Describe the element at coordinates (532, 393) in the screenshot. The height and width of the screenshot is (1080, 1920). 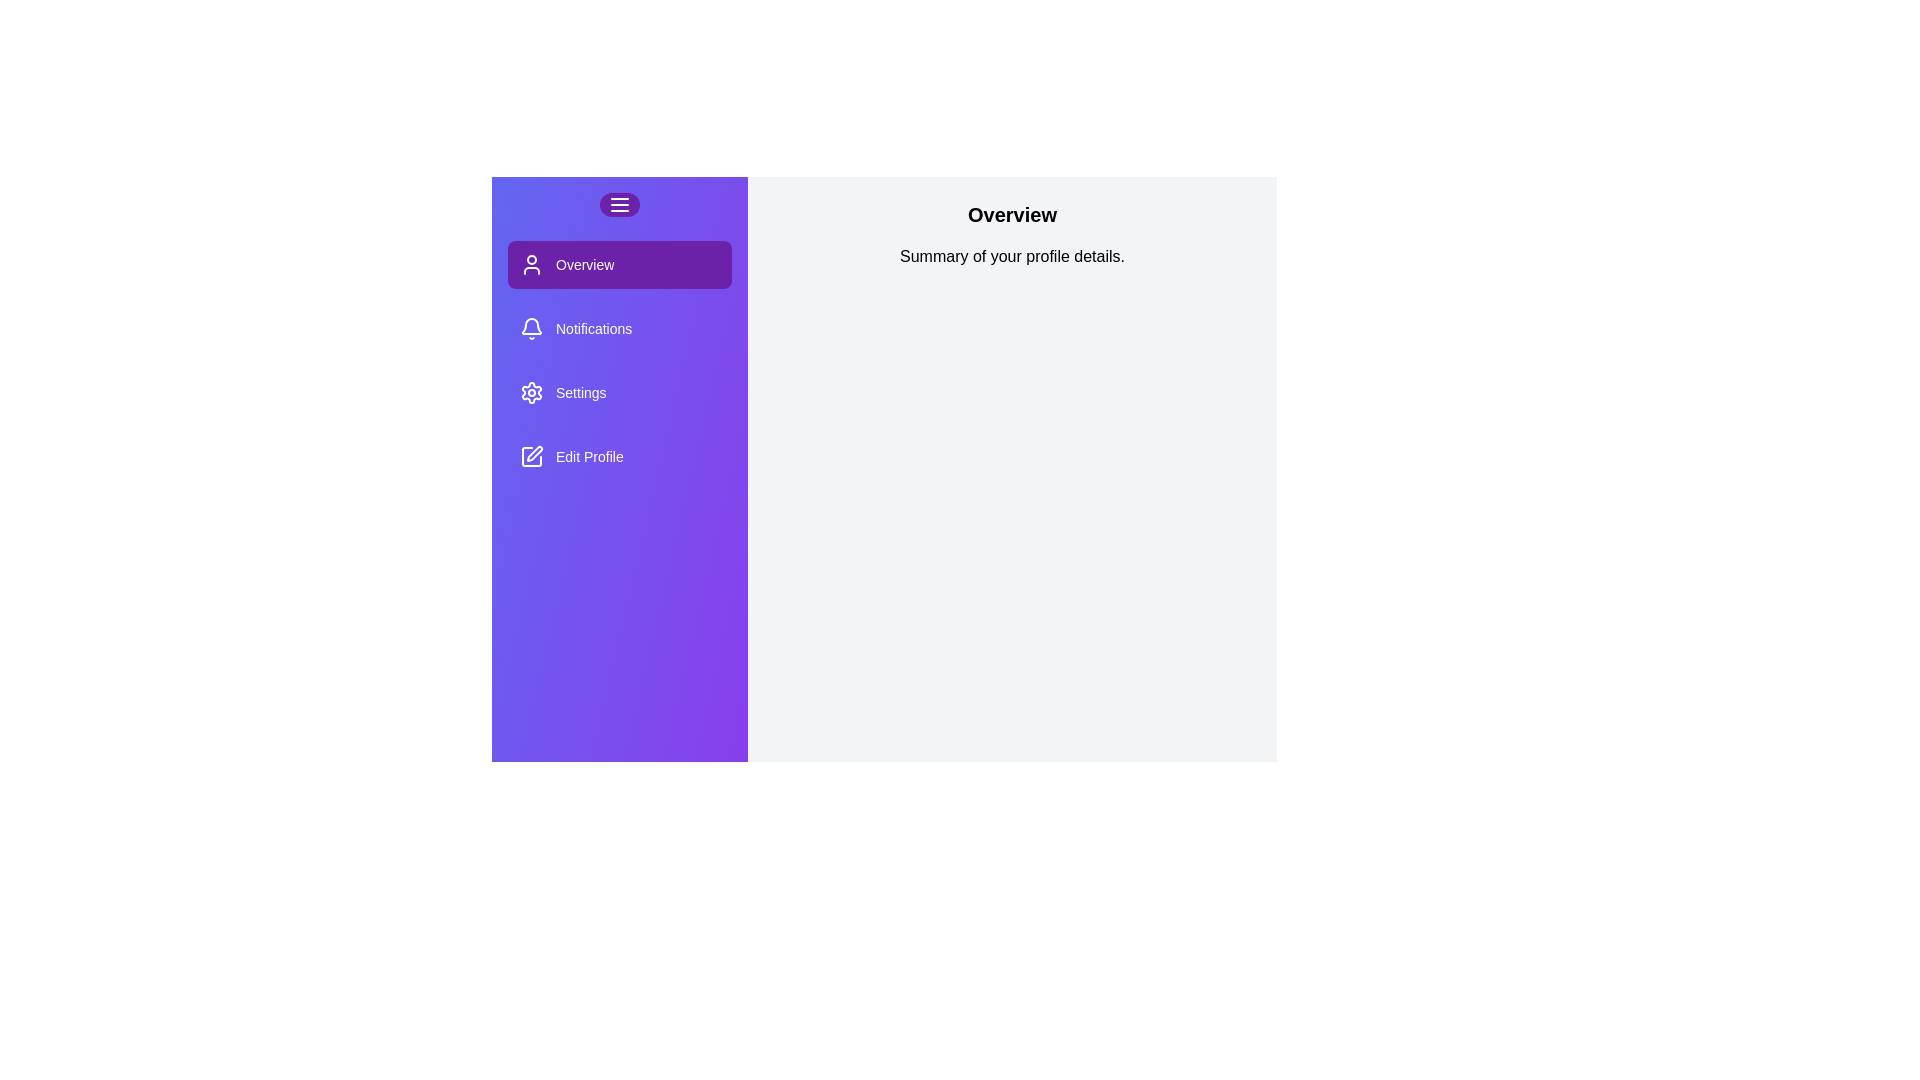
I see `the icon of the section Settings` at that location.